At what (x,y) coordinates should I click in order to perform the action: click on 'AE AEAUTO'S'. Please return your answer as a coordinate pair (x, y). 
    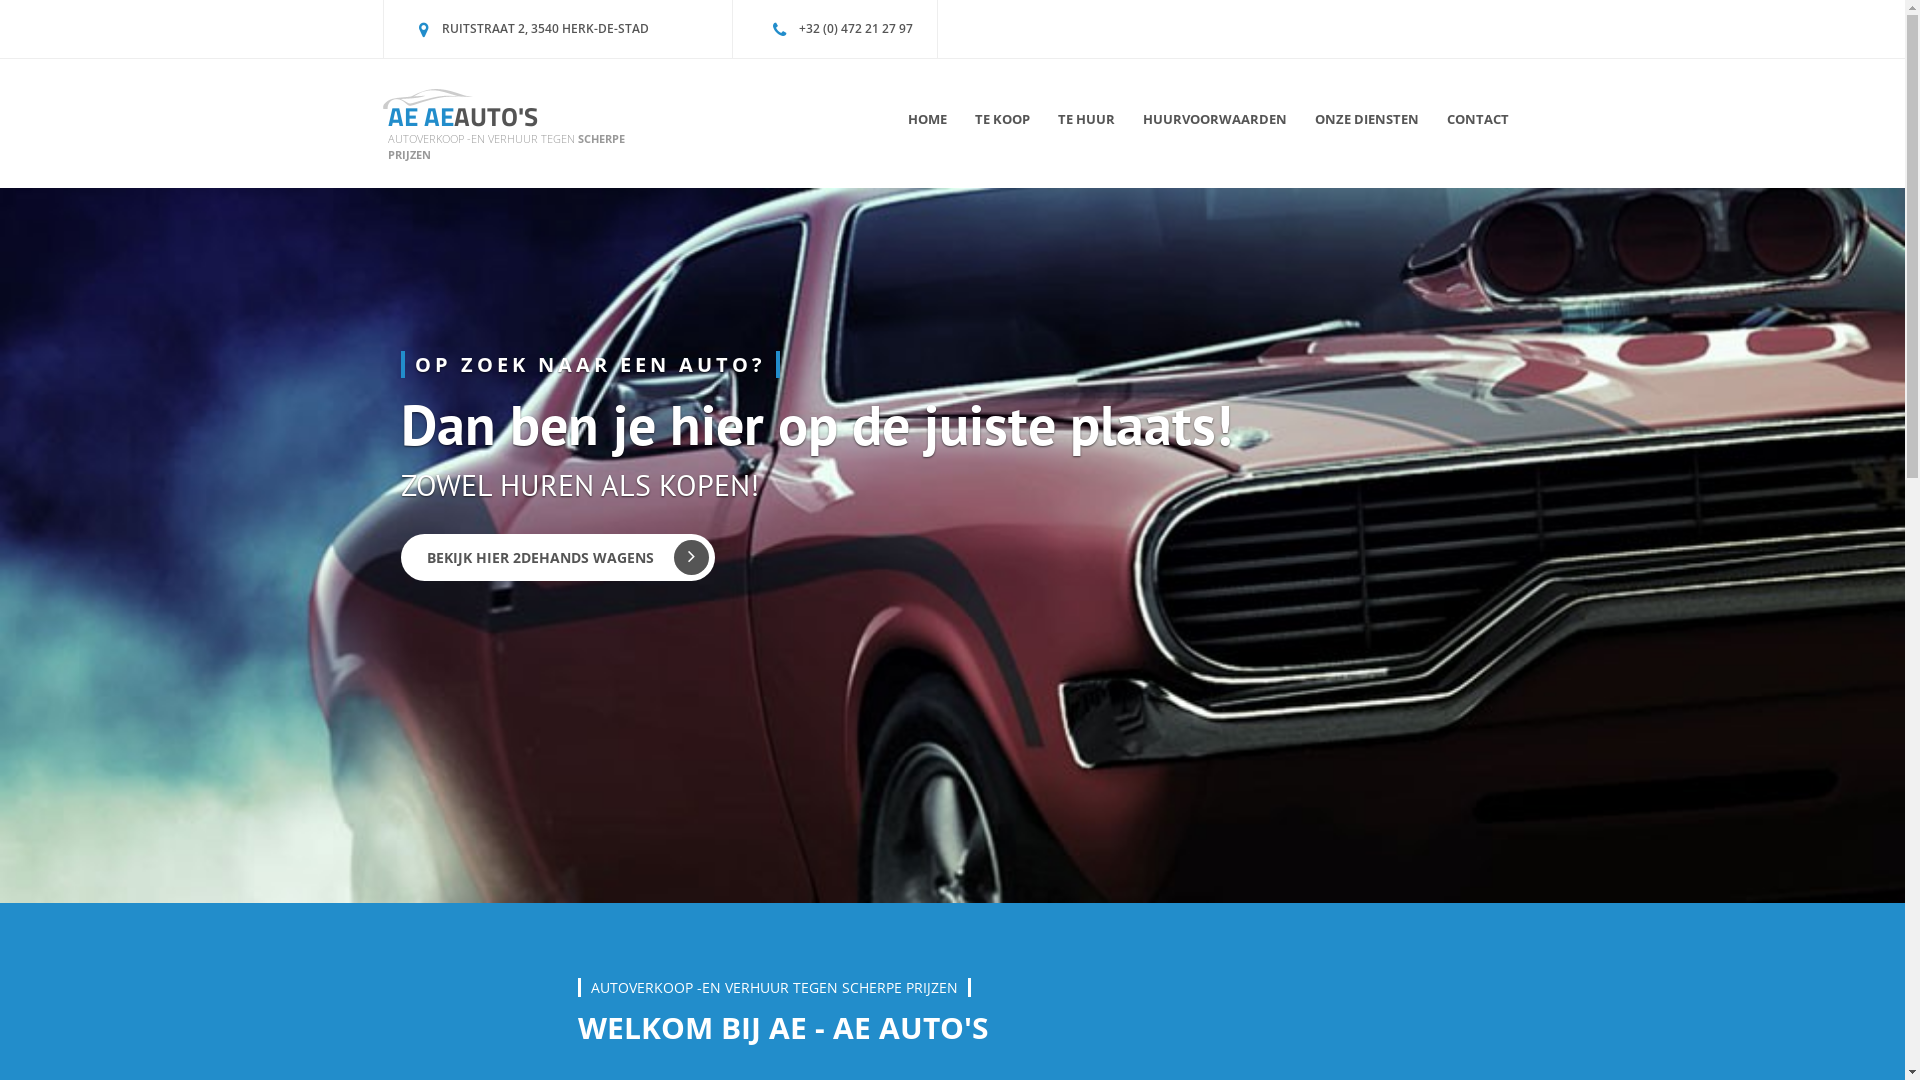
    Looking at the image, I should click on (461, 116).